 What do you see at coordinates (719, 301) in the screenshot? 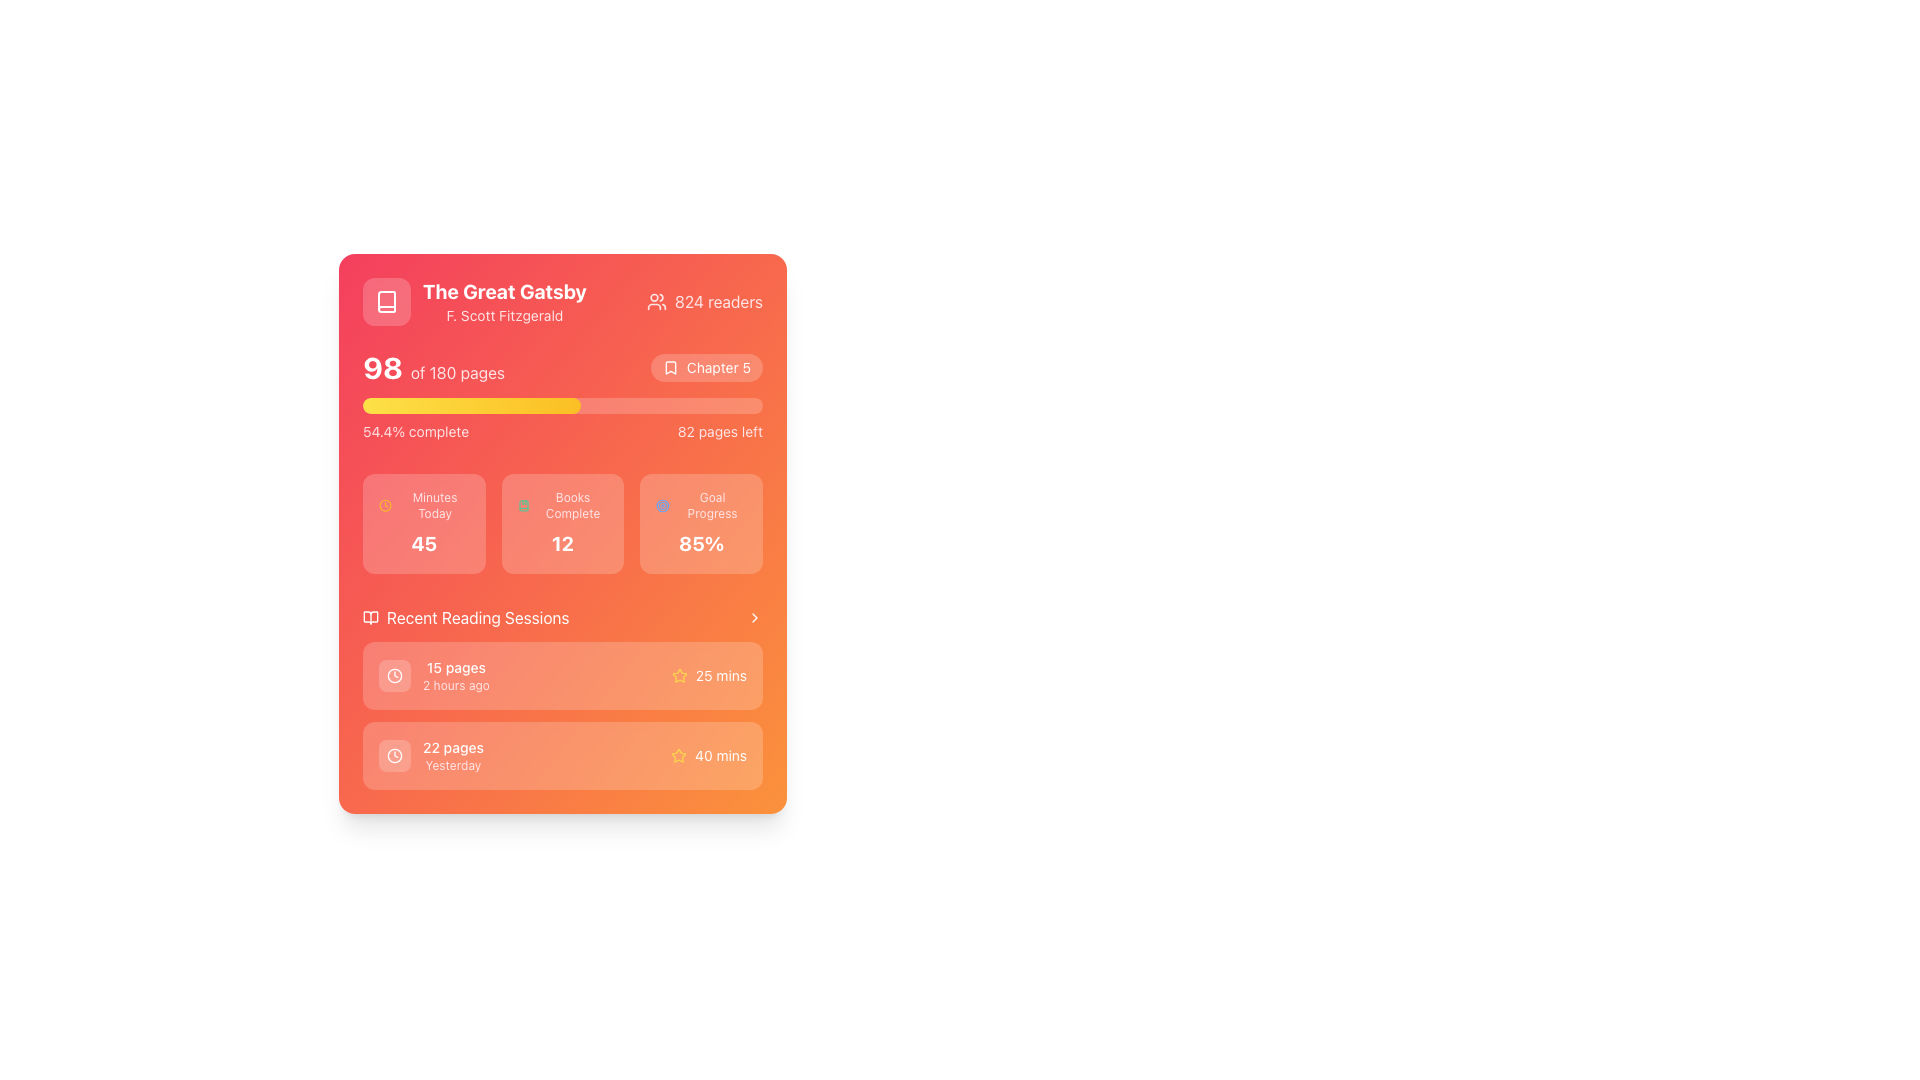
I see `the read-only Text Label displaying the number of readers, located in the top-right corner of the card component next to the people icon` at bounding box center [719, 301].